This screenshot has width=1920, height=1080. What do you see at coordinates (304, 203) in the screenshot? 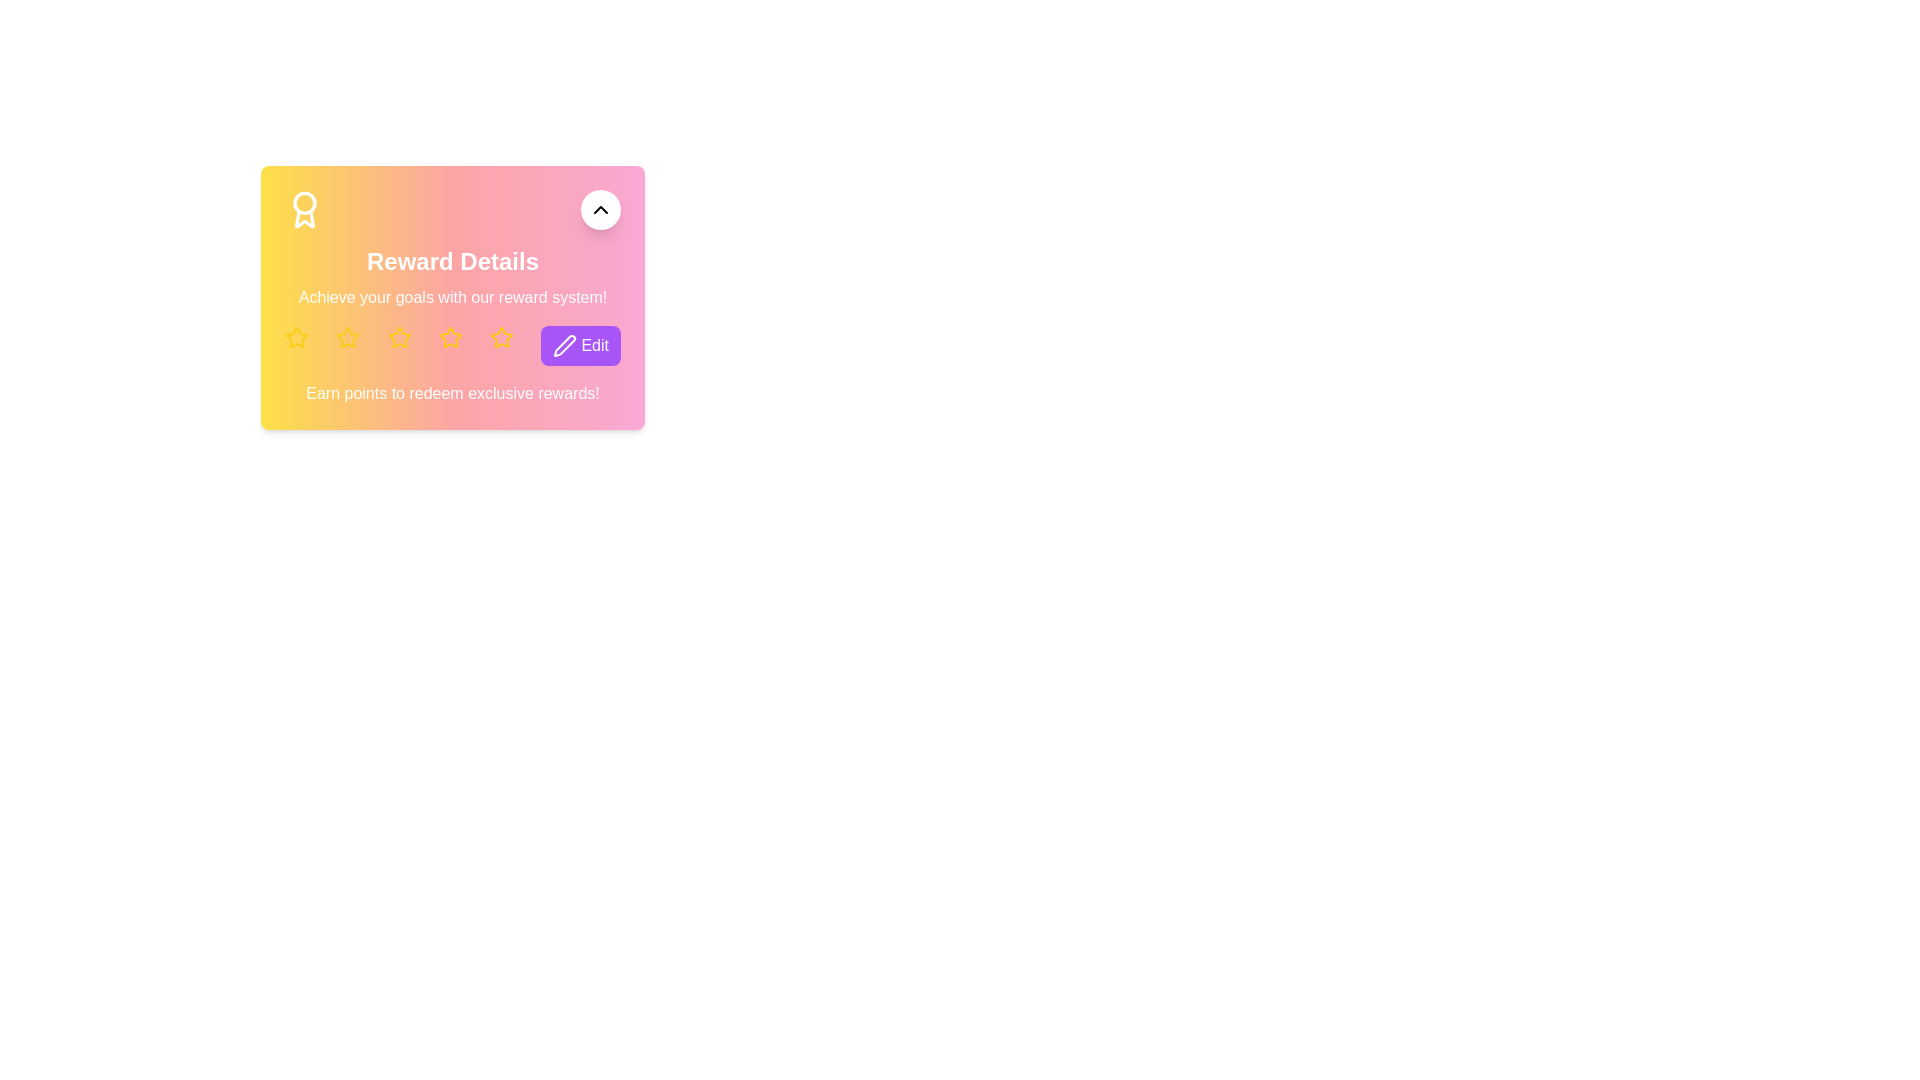
I see `the decorative circular icon located in the top left corner of the reward card section, which is part of an emblem-like structure` at bounding box center [304, 203].